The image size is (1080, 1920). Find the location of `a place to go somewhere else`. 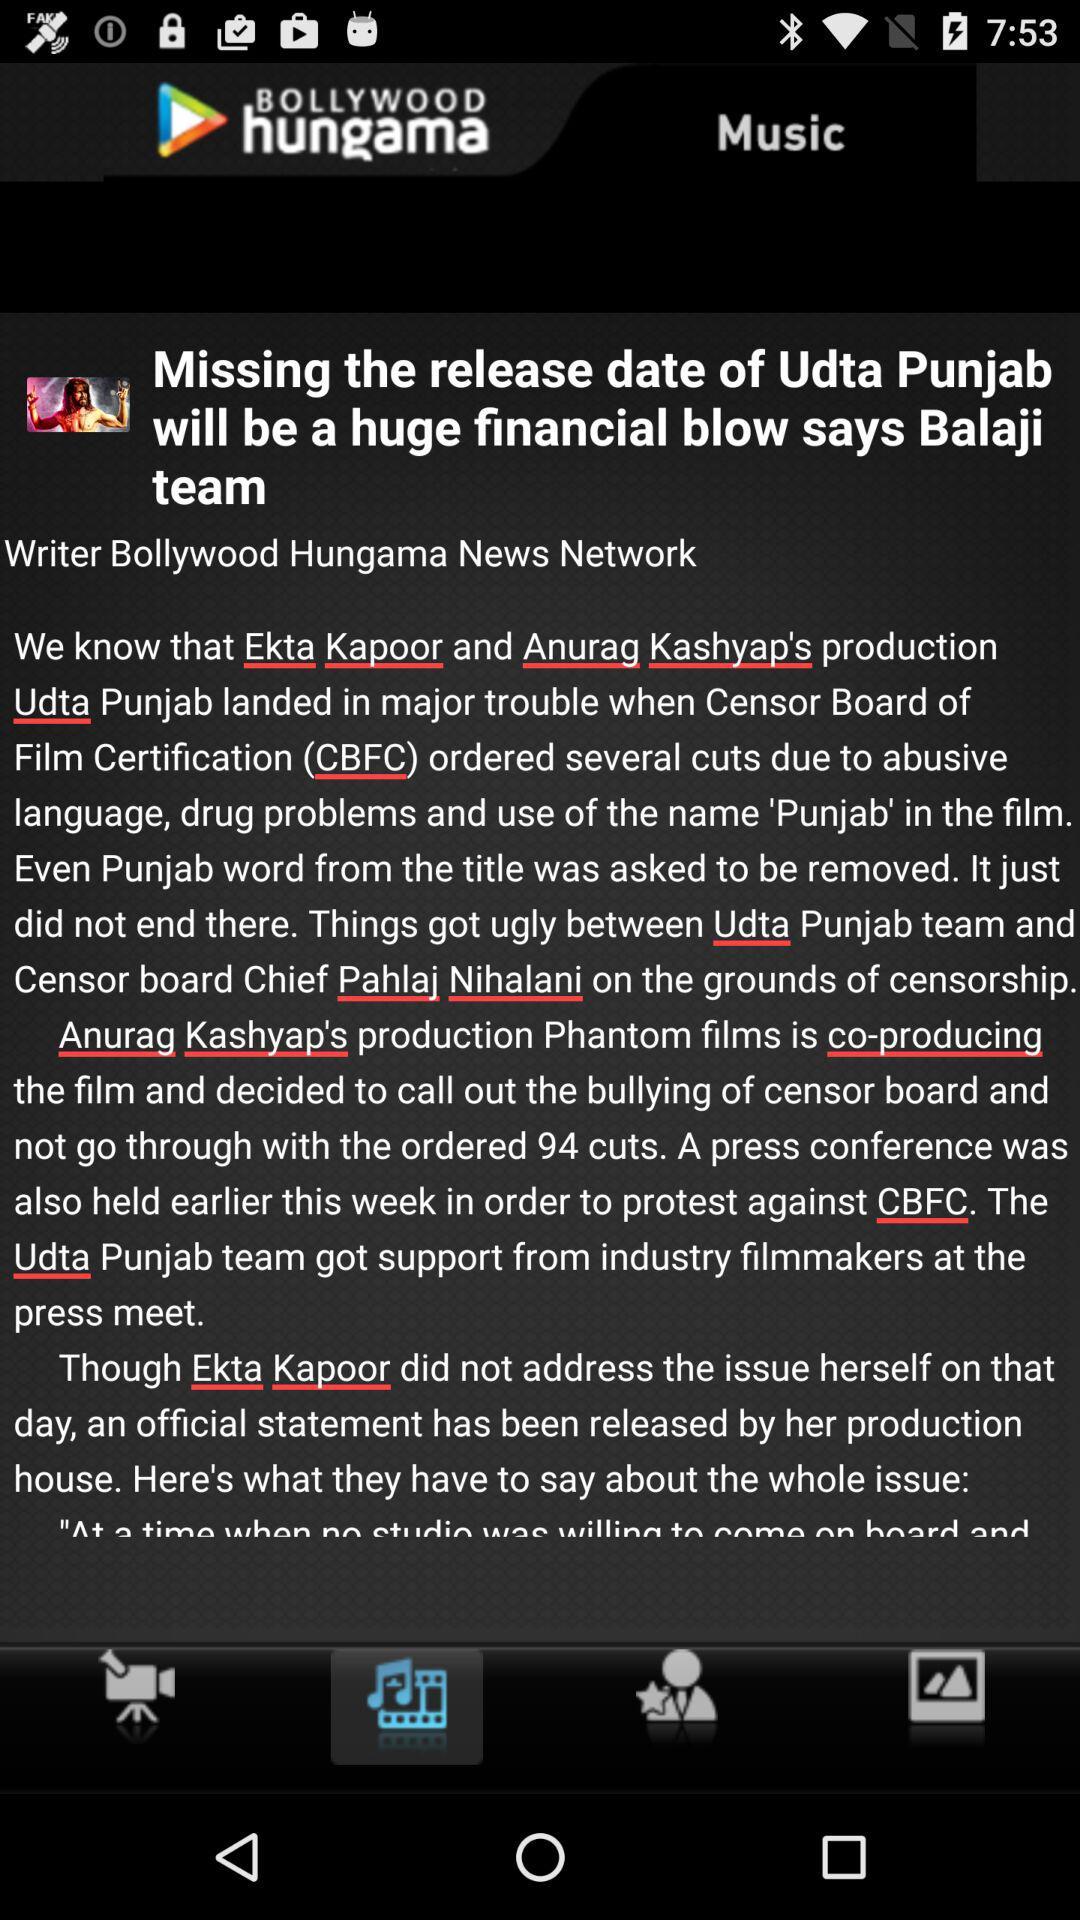

a place to go somewhere else is located at coordinates (675, 1697).